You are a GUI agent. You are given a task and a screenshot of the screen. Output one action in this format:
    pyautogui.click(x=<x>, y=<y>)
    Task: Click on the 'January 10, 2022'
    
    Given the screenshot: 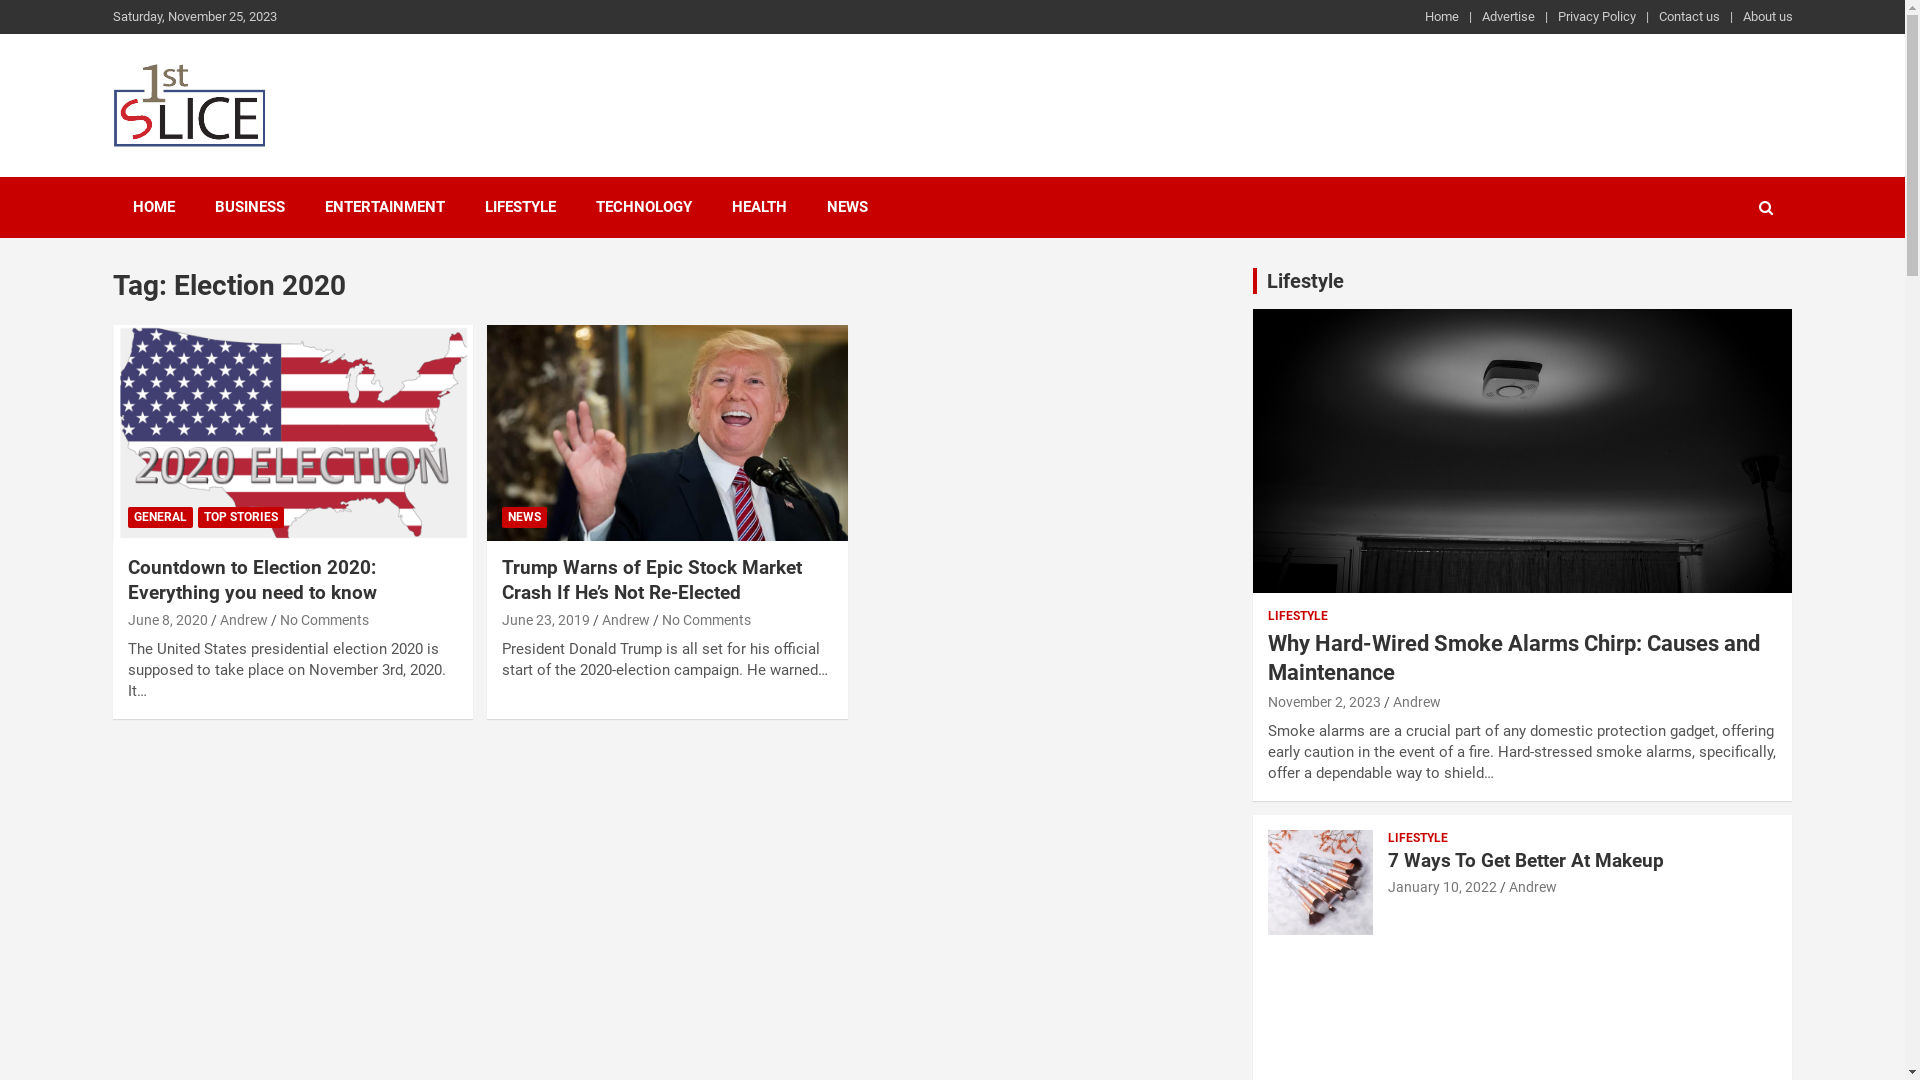 What is the action you would take?
    pyautogui.click(x=1442, y=886)
    